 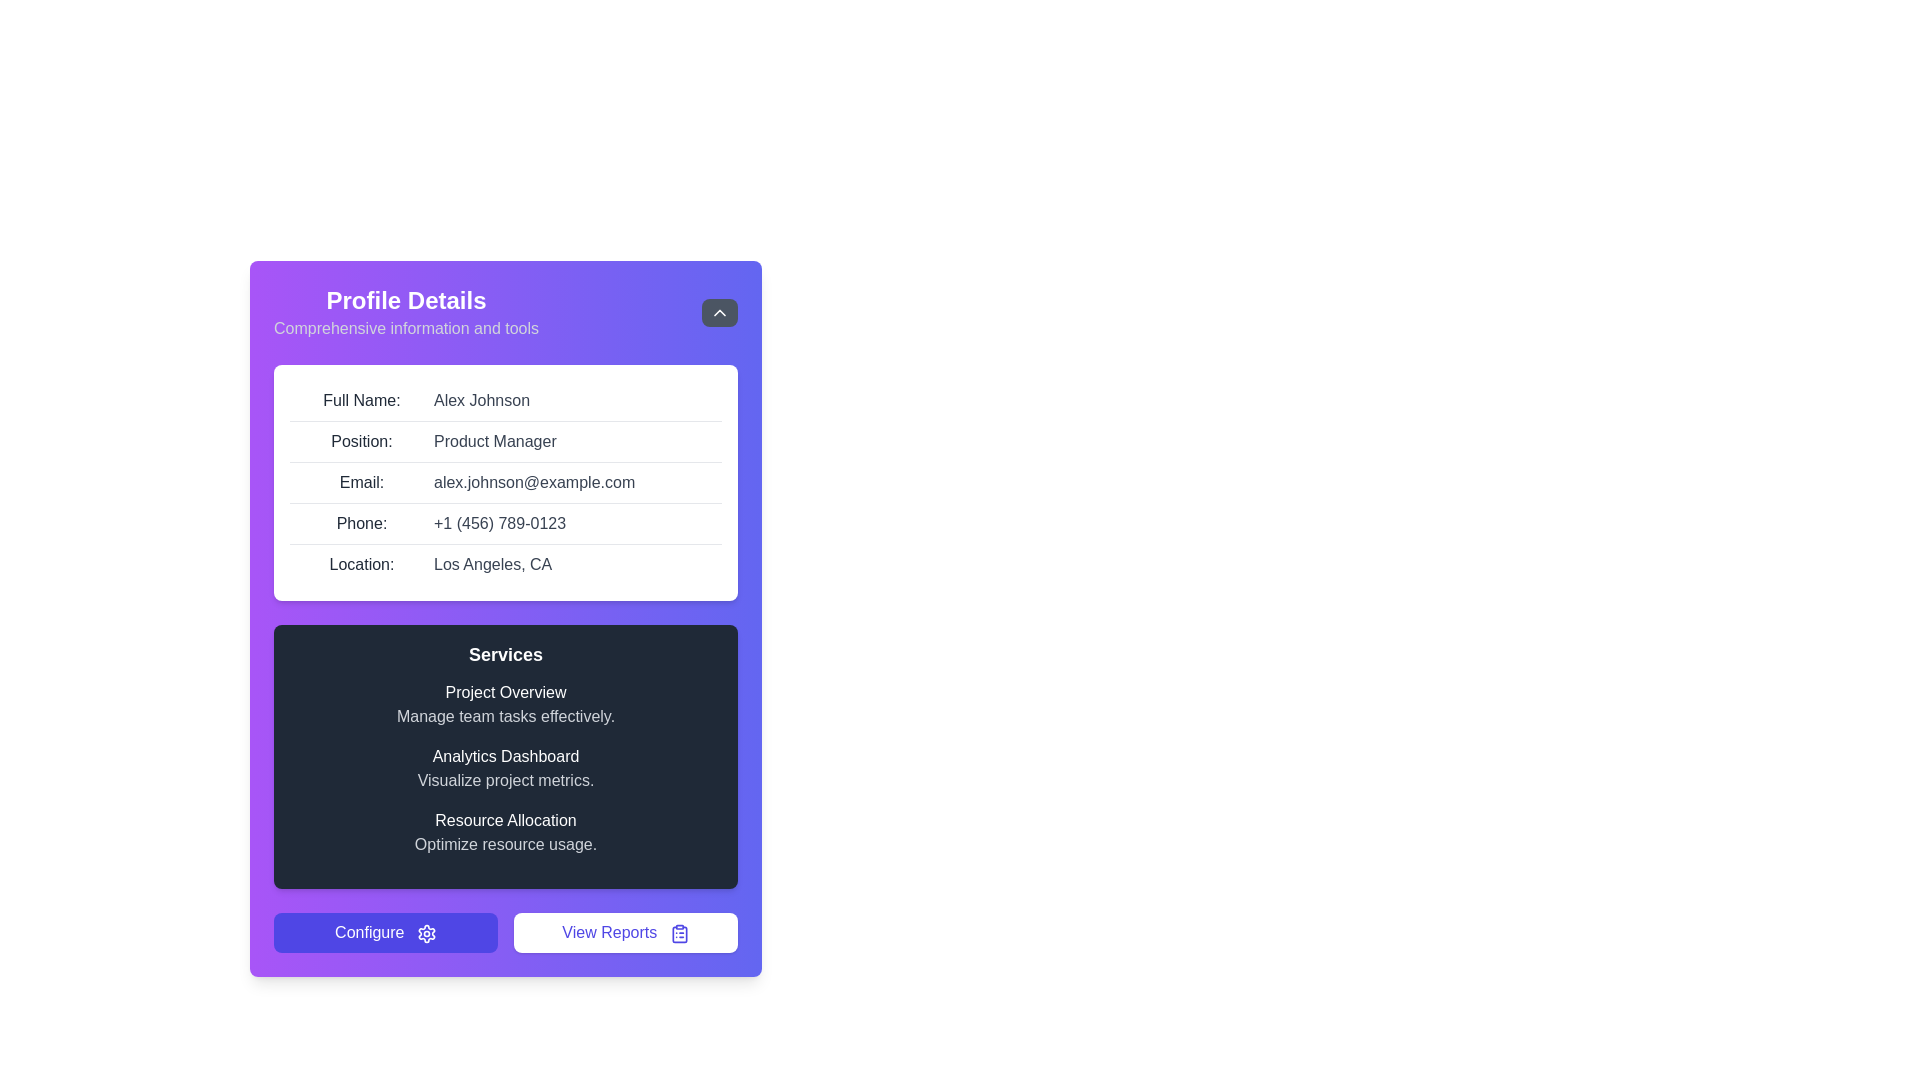 What do you see at coordinates (505, 844) in the screenshot?
I see `the text label displaying 'Optimize resource usage.' which is styled in light gray and located below the 'Resource Allocation' heading in the 'Services' section` at bounding box center [505, 844].